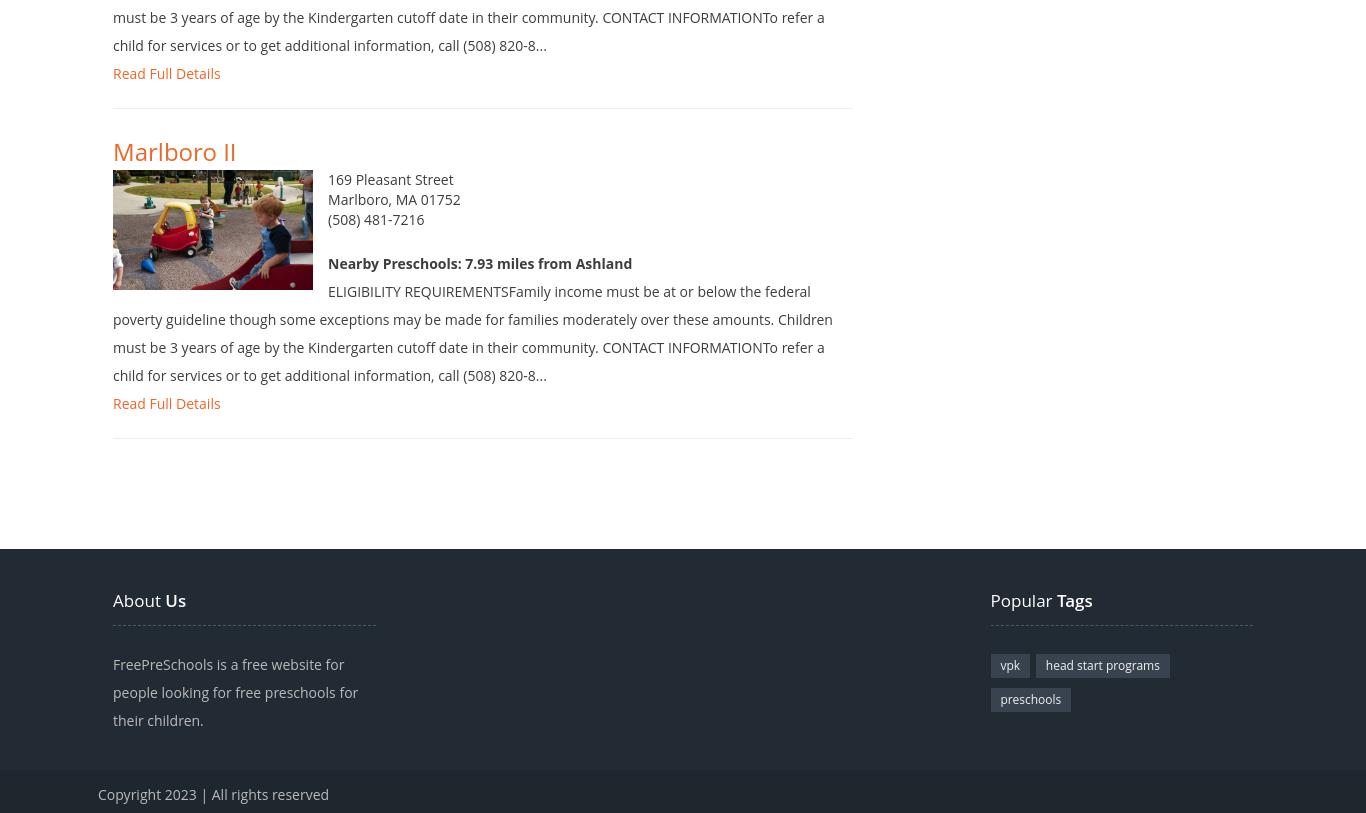 This screenshot has height=813, width=1366. What do you see at coordinates (1101, 695) in the screenshot?
I see `'head start programs'` at bounding box center [1101, 695].